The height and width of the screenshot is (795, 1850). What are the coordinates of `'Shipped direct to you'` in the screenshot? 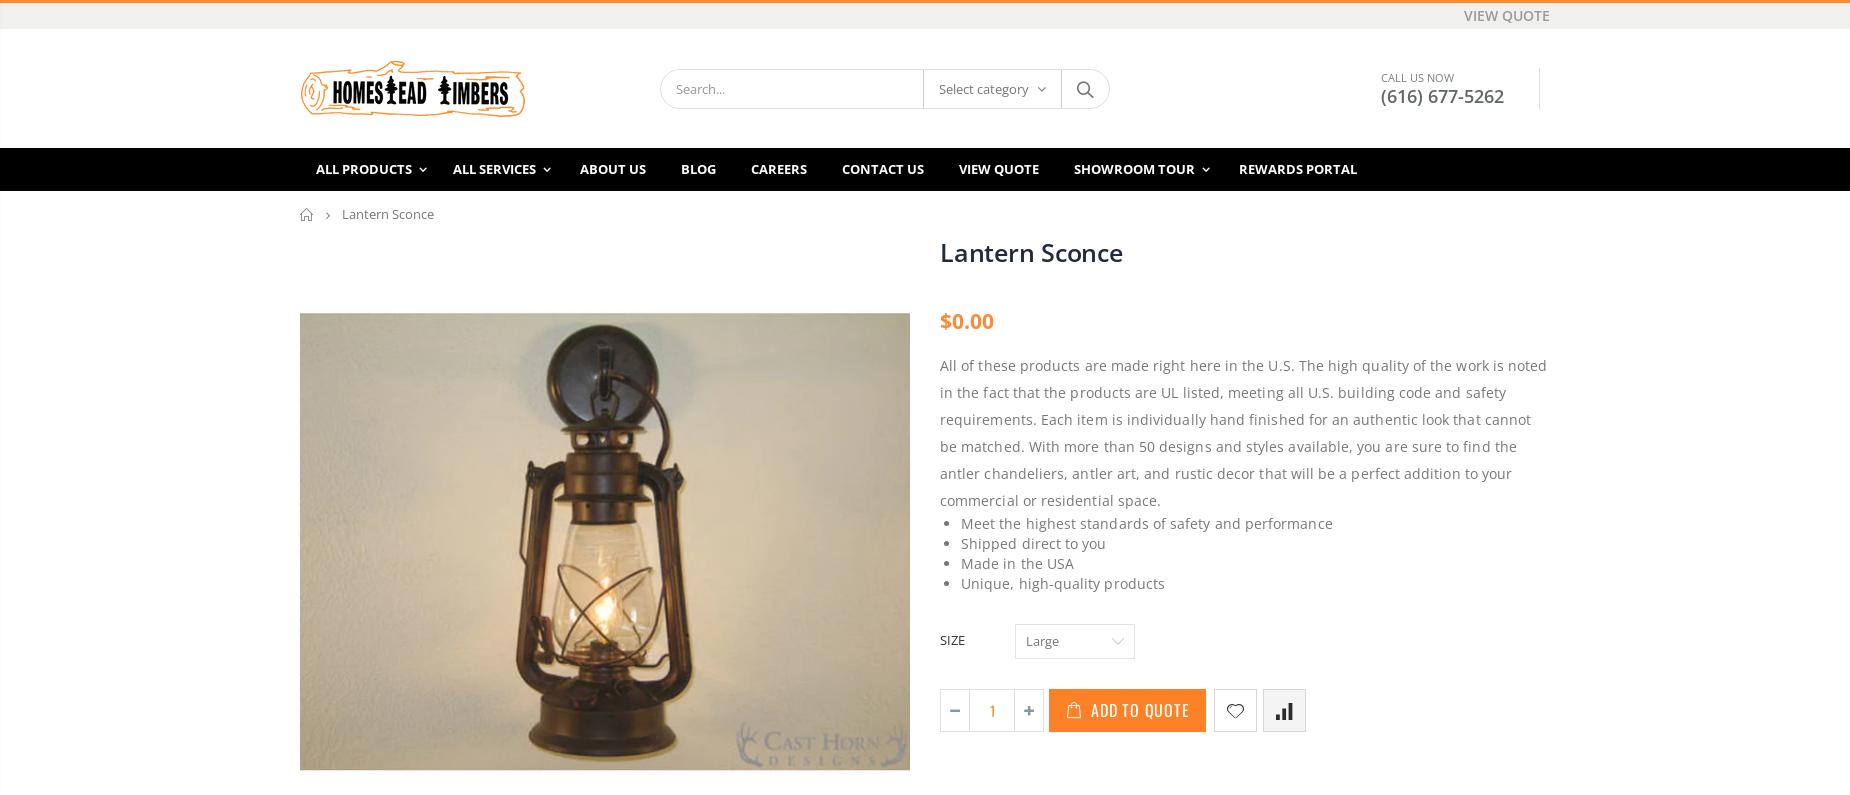 It's located at (1032, 543).